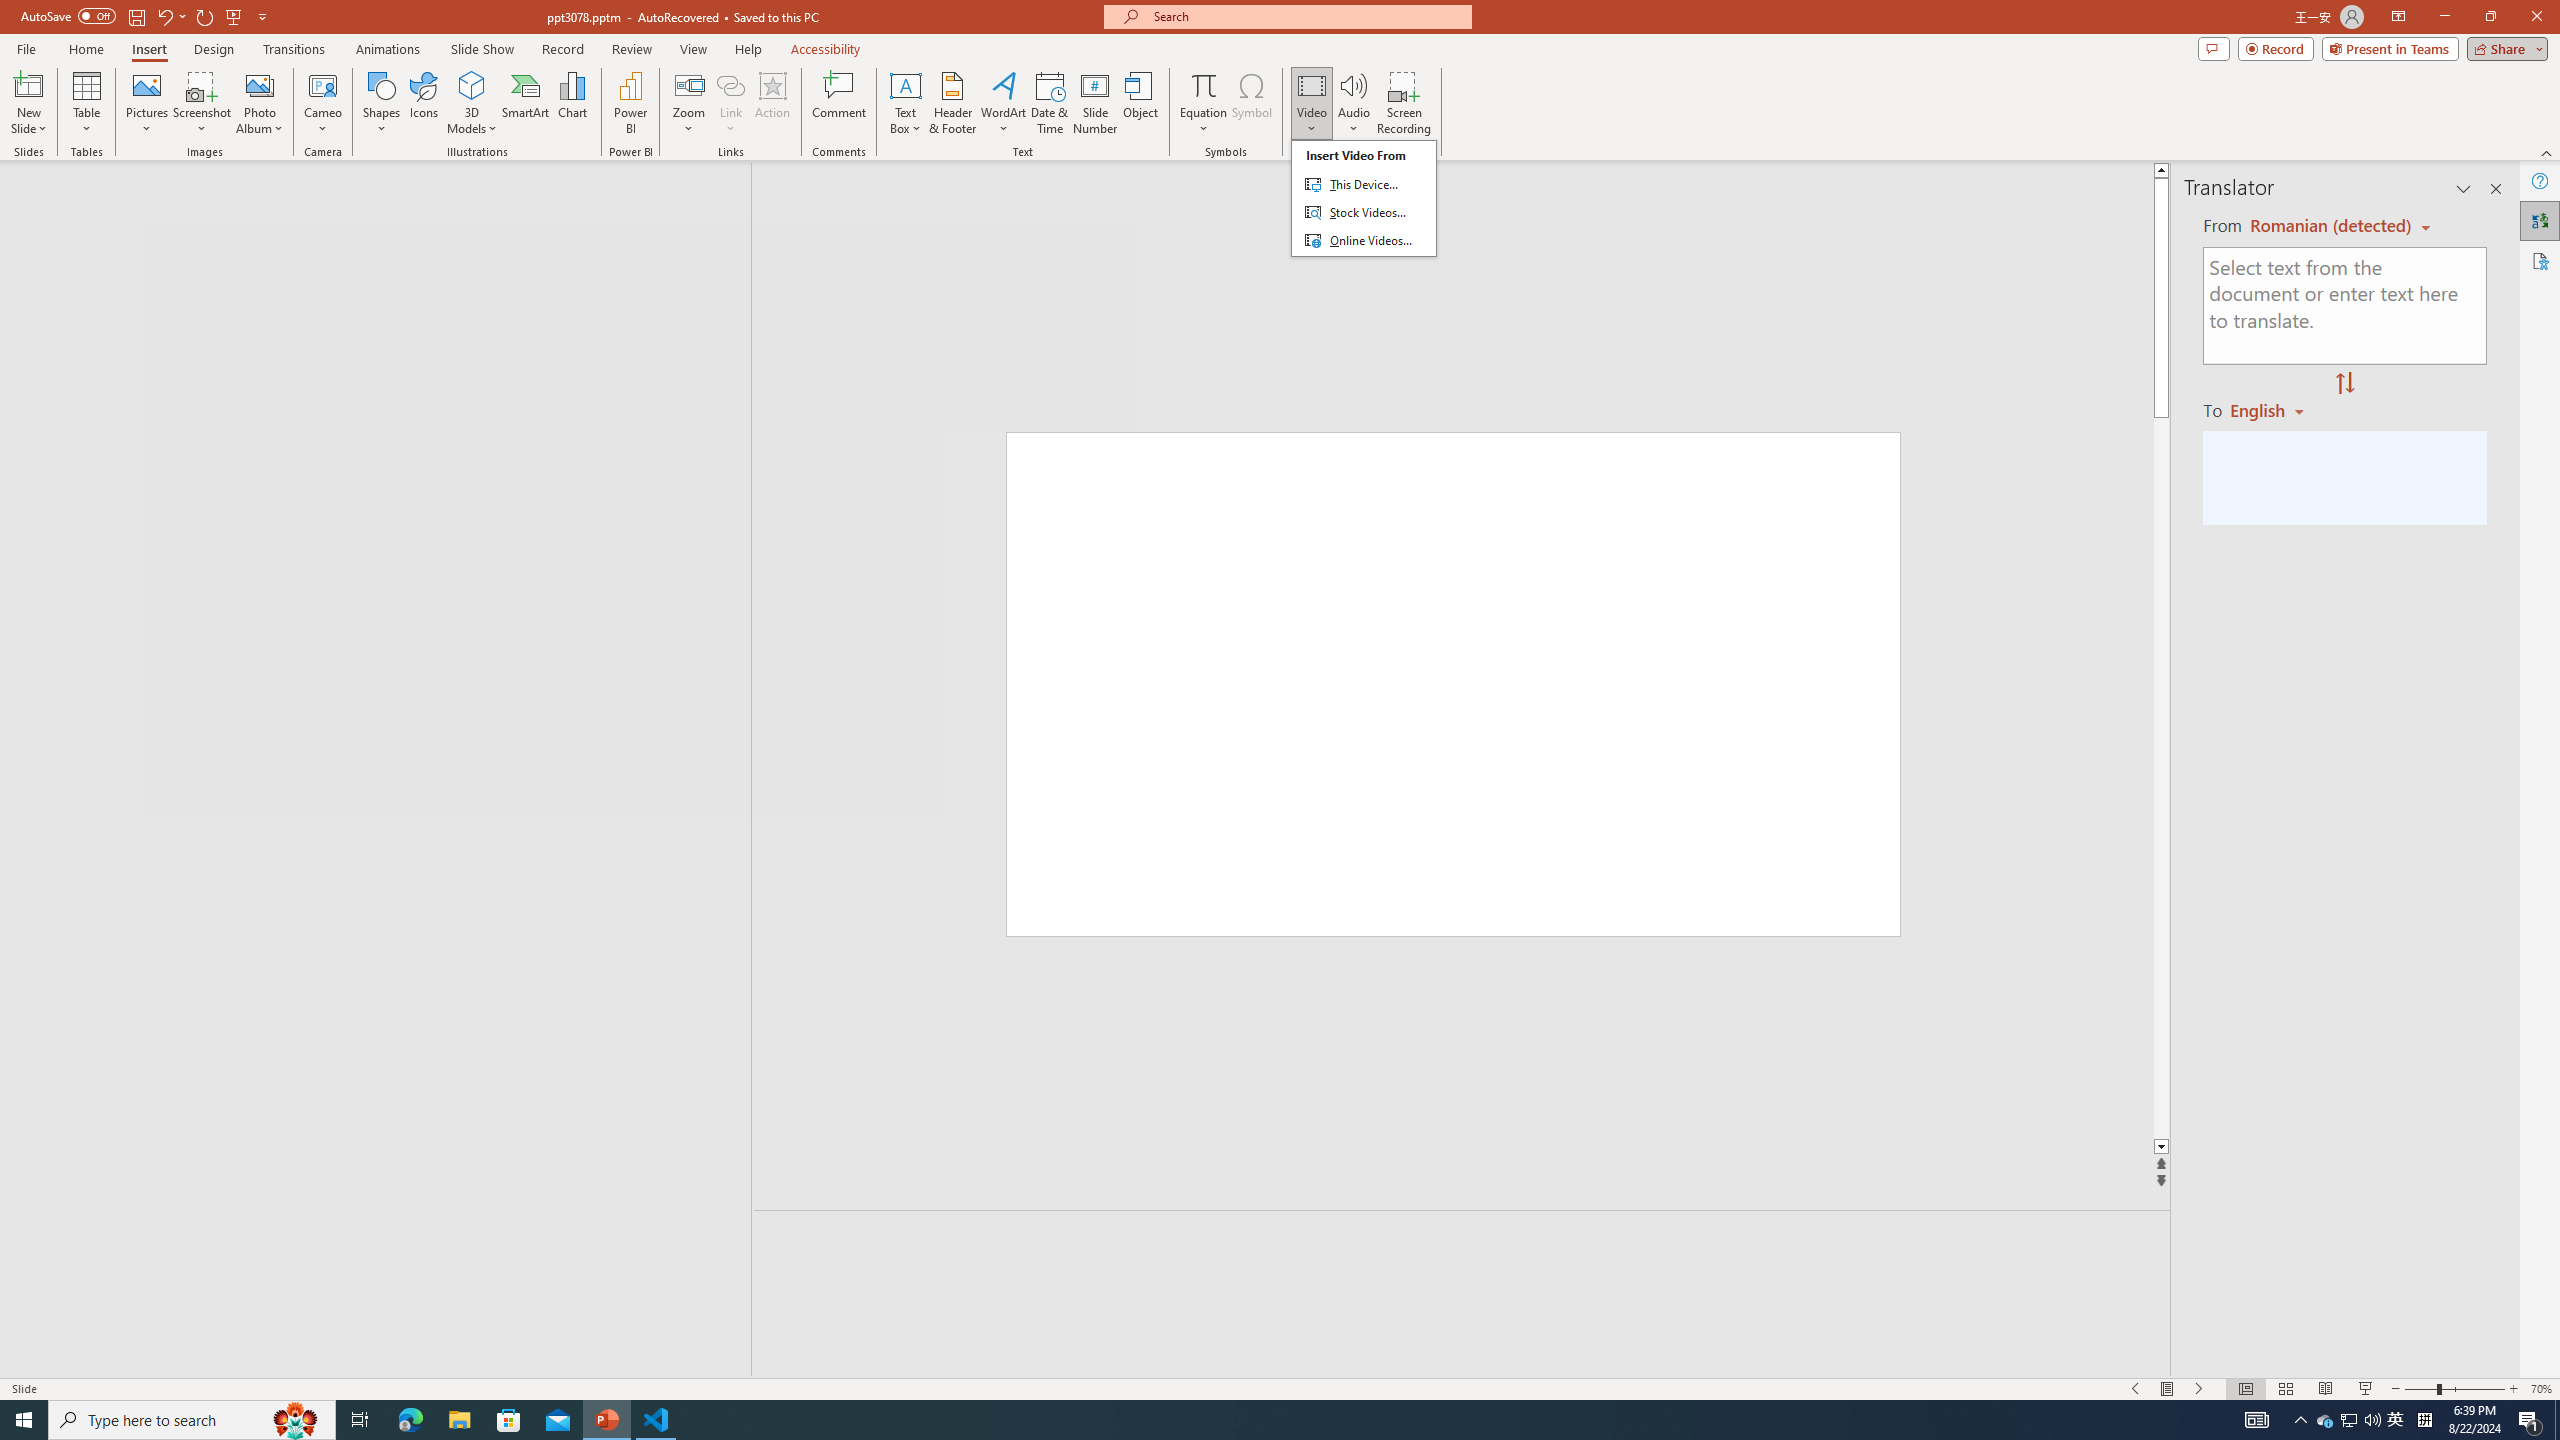 This screenshot has width=2560, height=1440. I want to click on 'Action', so click(773, 103).